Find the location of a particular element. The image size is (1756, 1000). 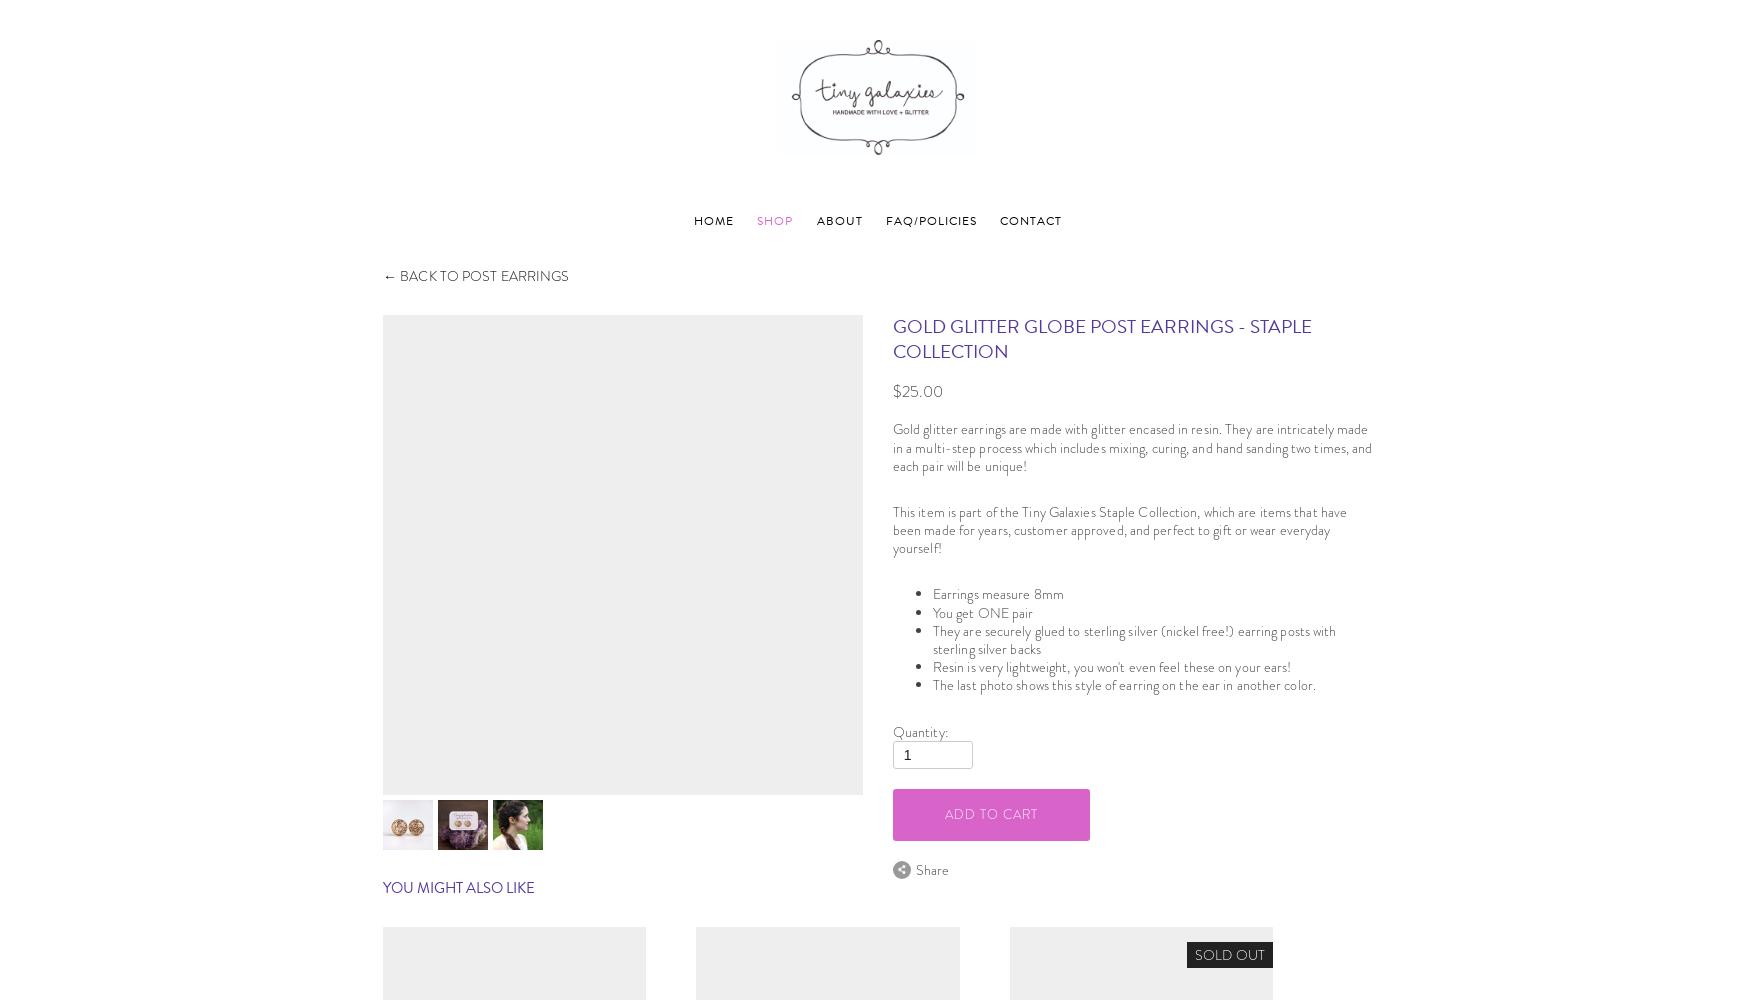

'About' is located at coordinates (838, 219).